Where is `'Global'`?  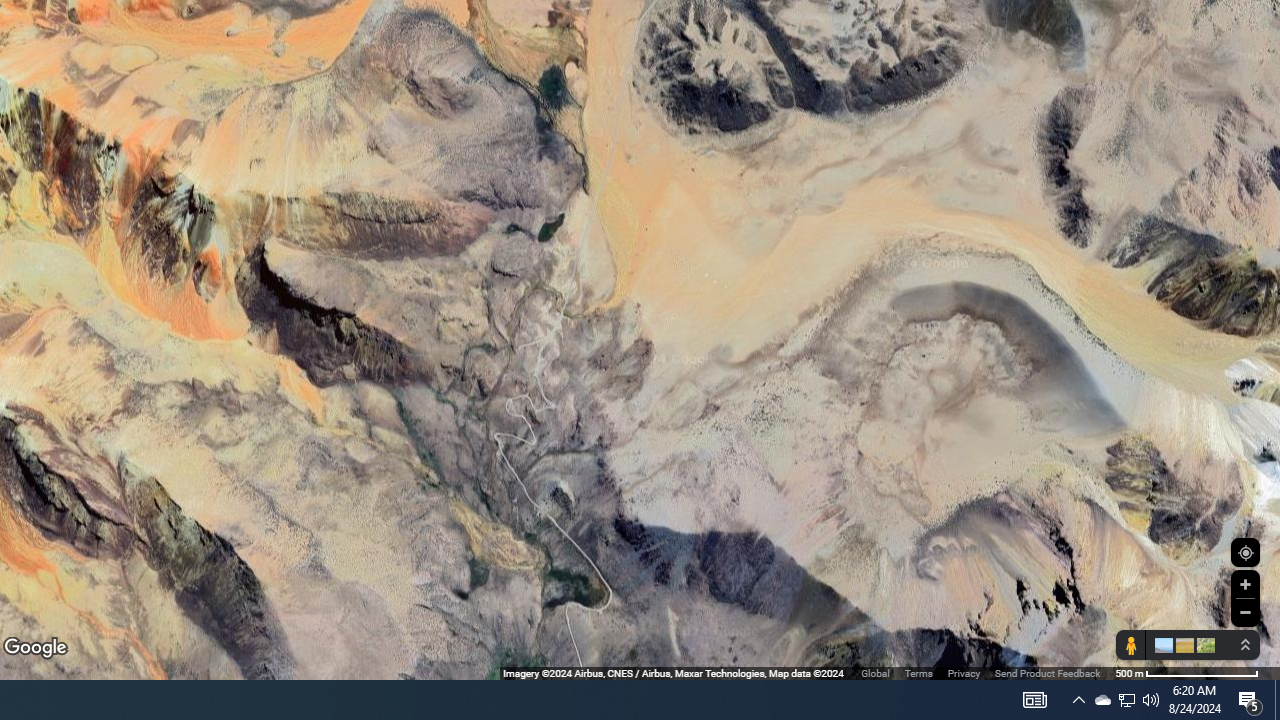
'Global' is located at coordinates (875, 673).